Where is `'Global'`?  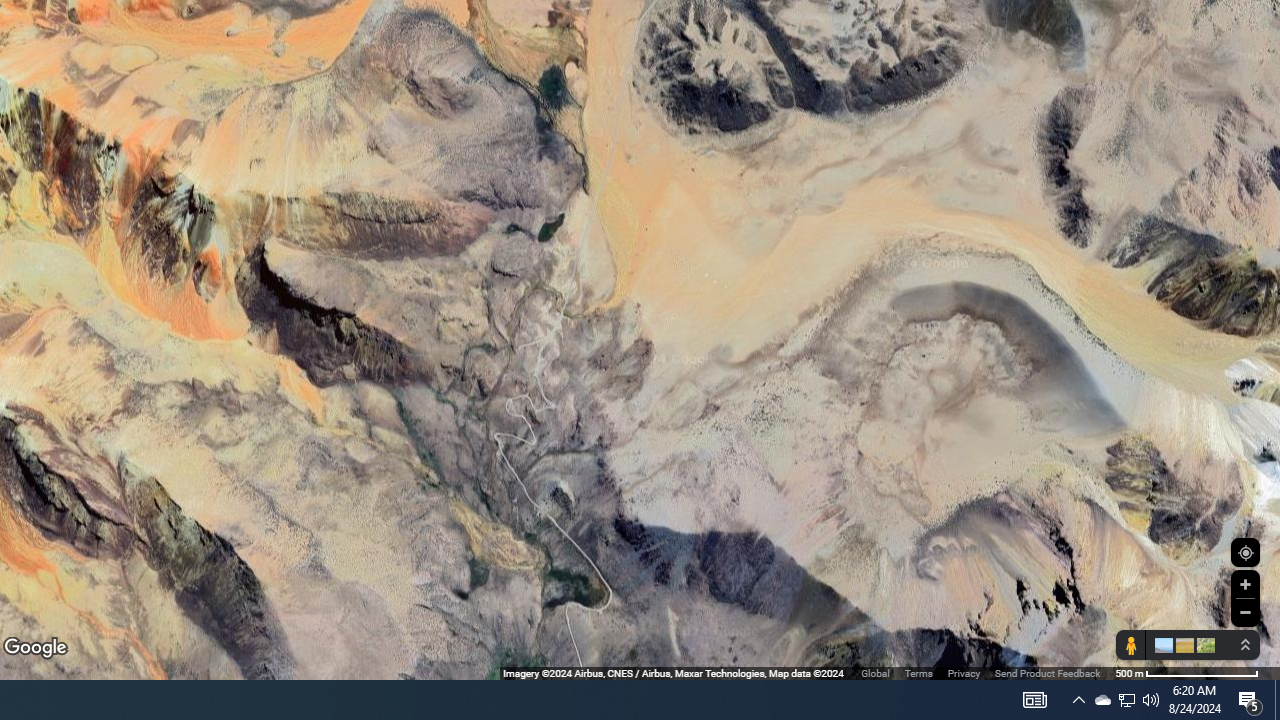
'Global' is located at coordinates (875, 673).